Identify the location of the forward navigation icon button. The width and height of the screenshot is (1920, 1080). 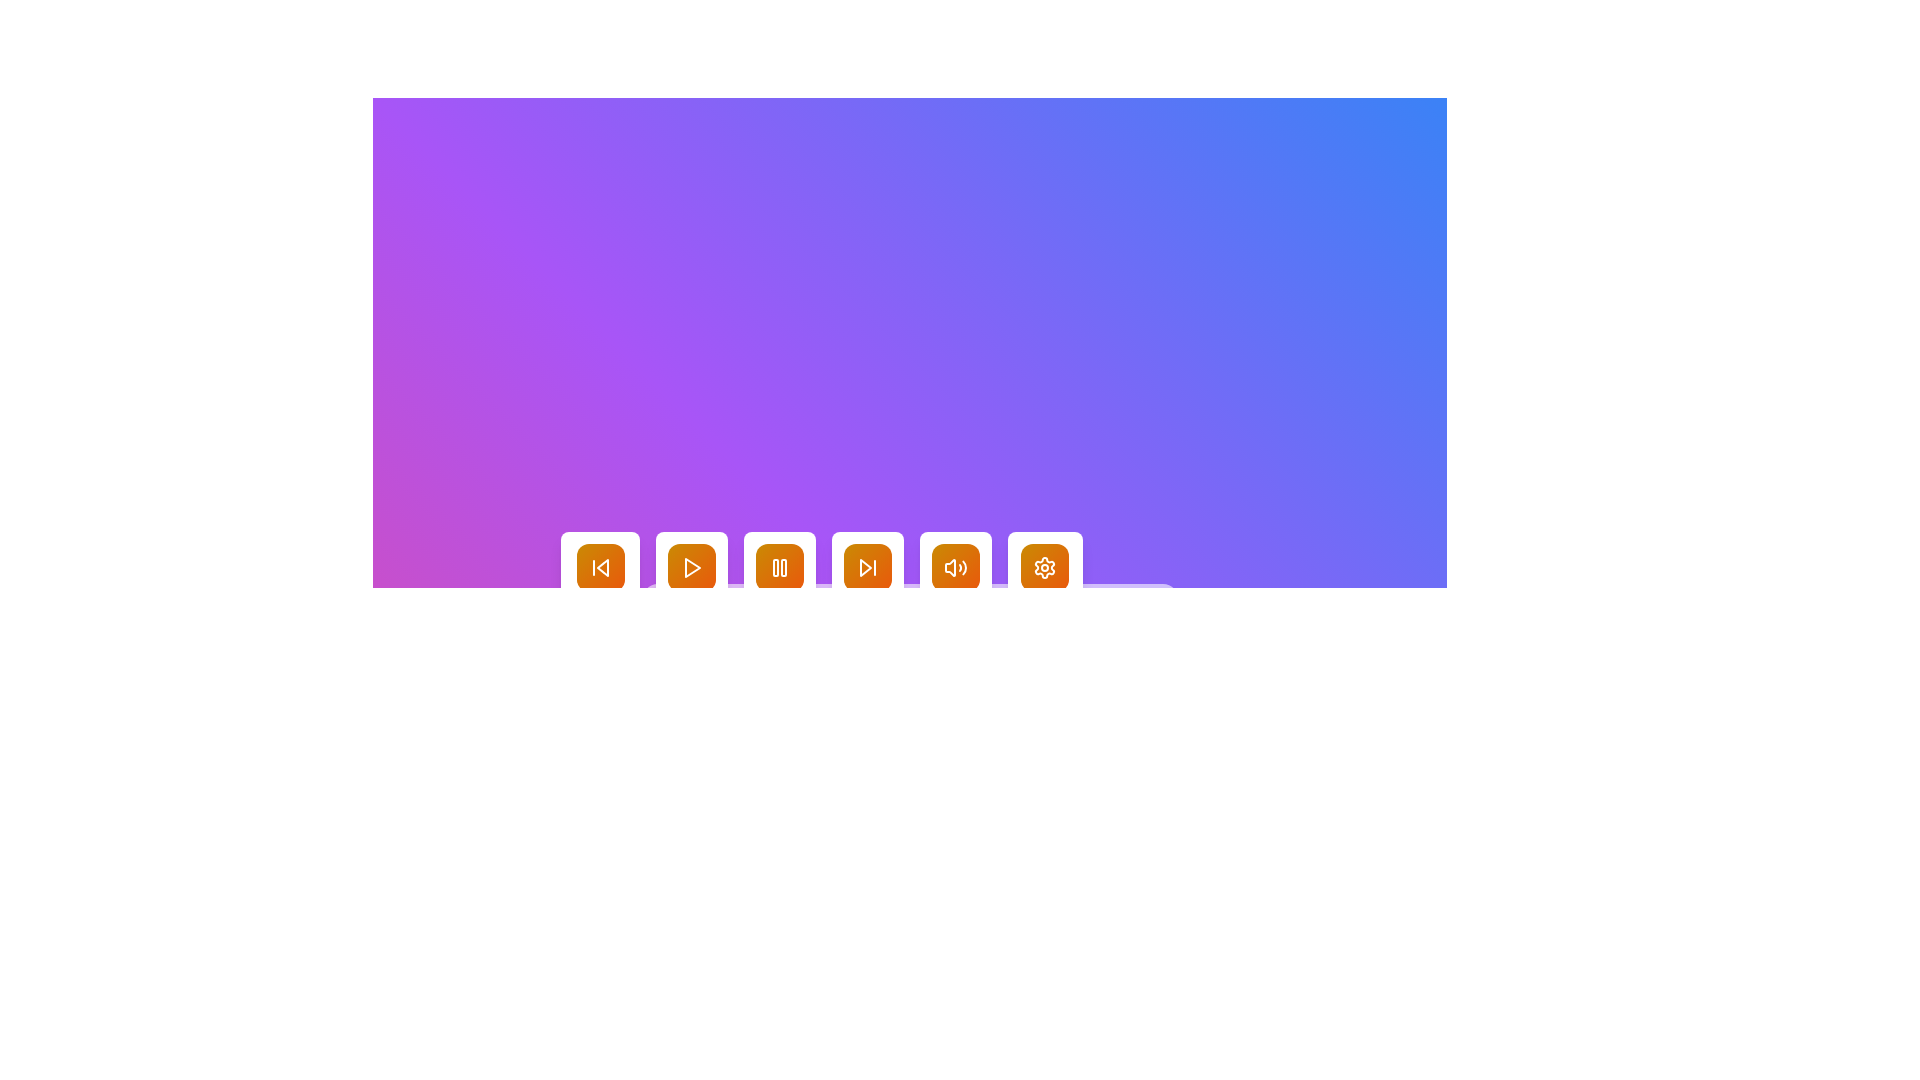
(867, 567).